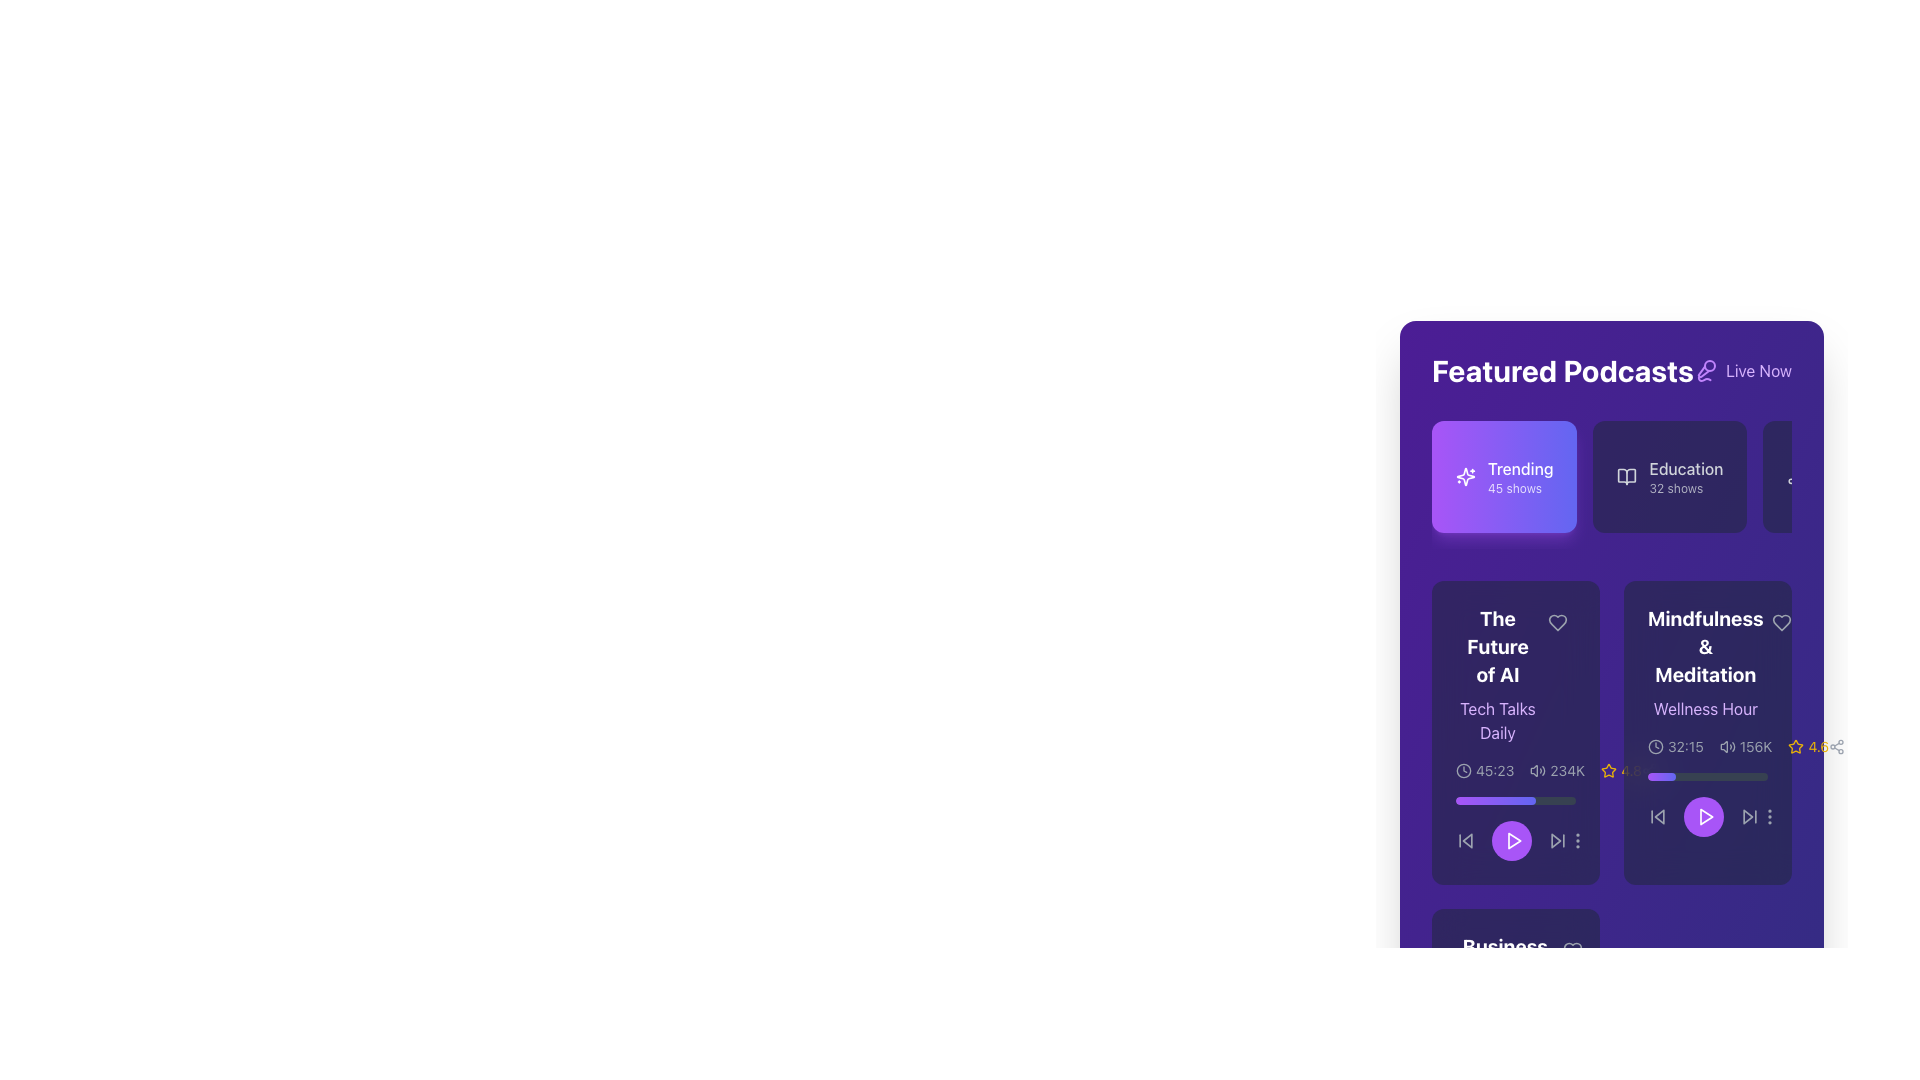 This screenshot has width=1920, height=1080. What do you see at coordinates (1492, 800) in the screenshot?
I see `the slider value` at bounding box center [1492, 800].